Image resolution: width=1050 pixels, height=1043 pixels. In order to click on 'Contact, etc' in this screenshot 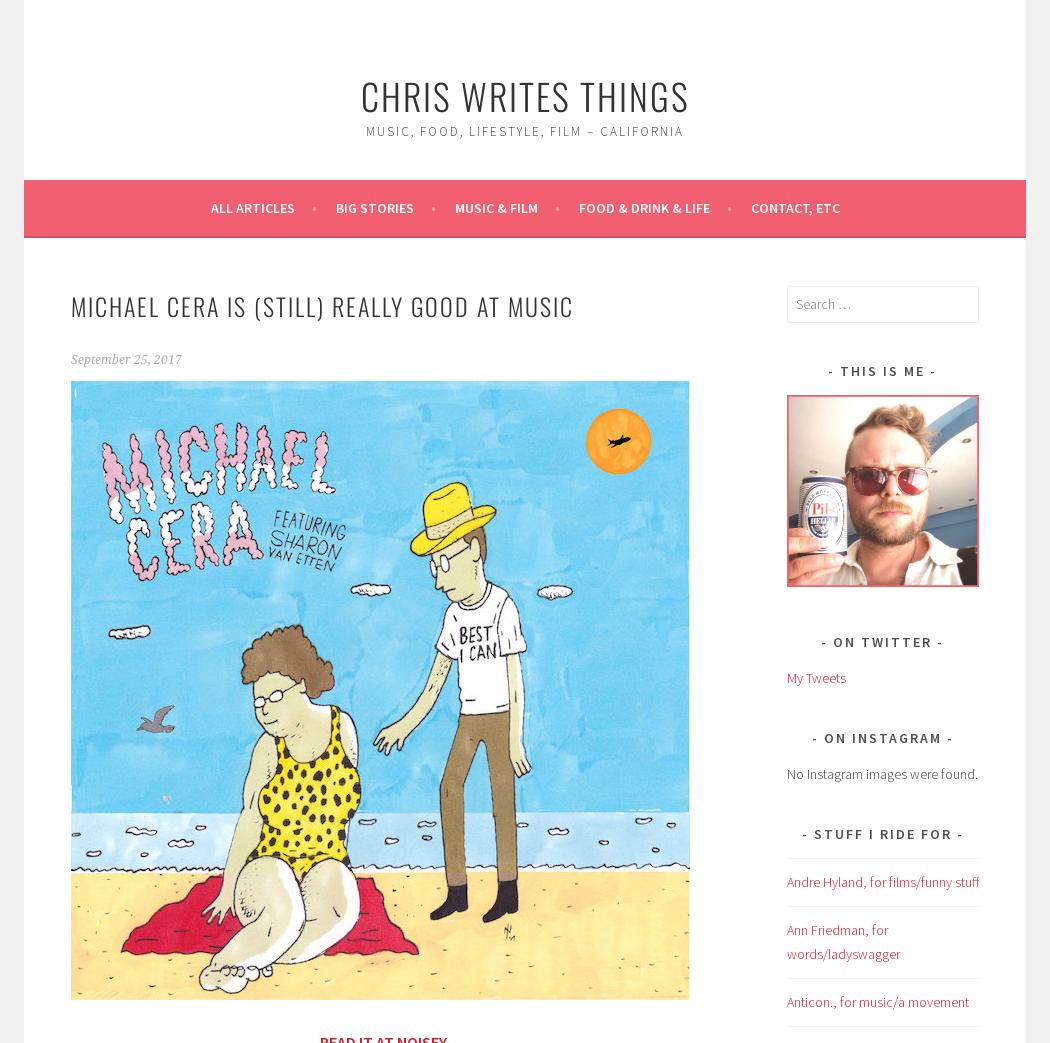, I will do `click(793, 206)`.